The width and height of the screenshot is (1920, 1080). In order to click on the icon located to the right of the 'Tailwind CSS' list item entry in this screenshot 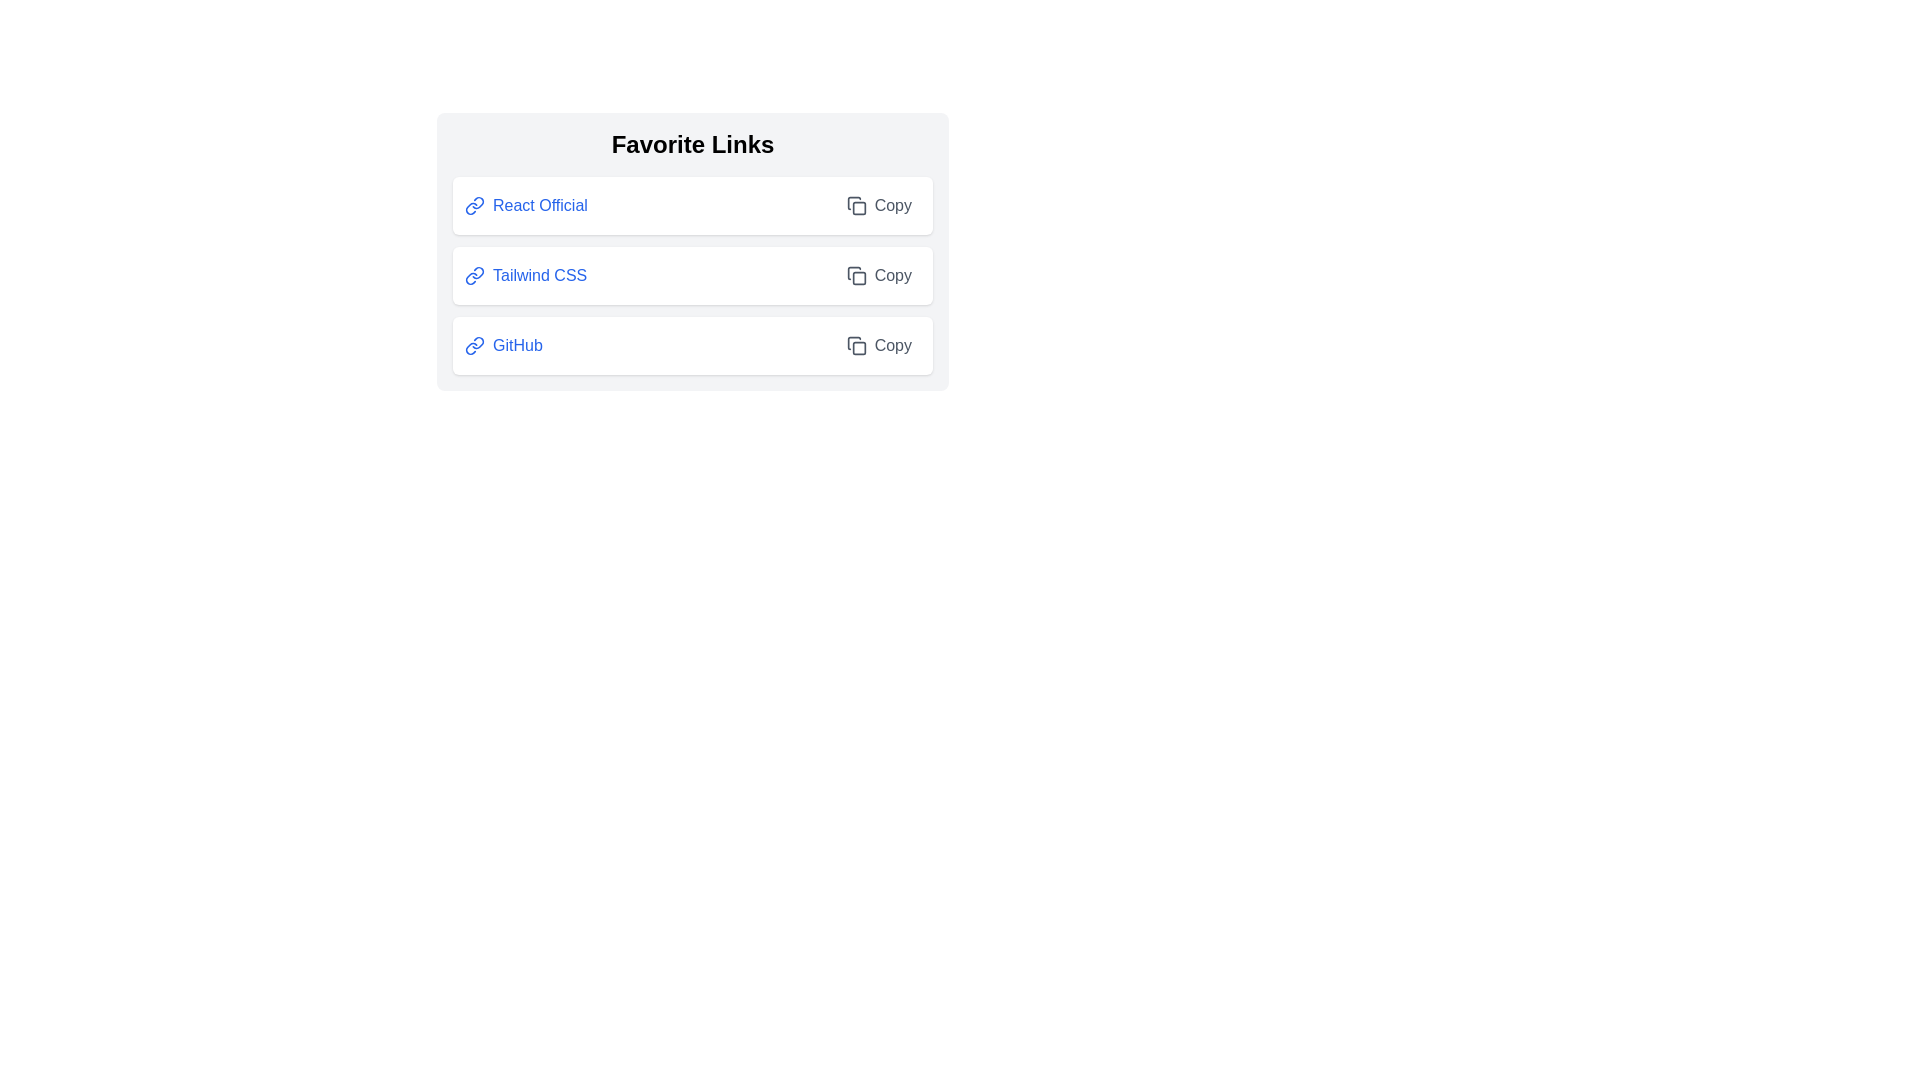, I will do `click(859, 278)`.